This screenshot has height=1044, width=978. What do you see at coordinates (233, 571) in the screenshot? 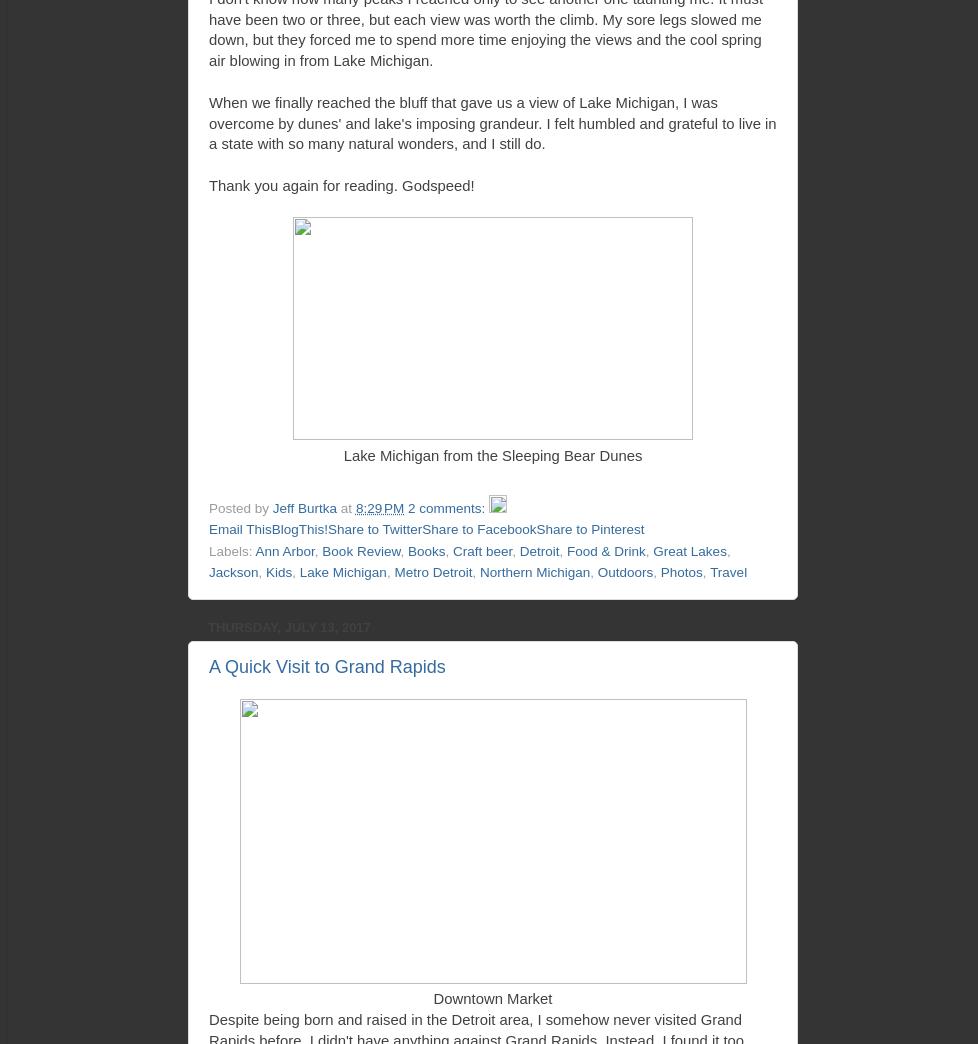
I see `'Jackson'` at bounding box center [233, 571].